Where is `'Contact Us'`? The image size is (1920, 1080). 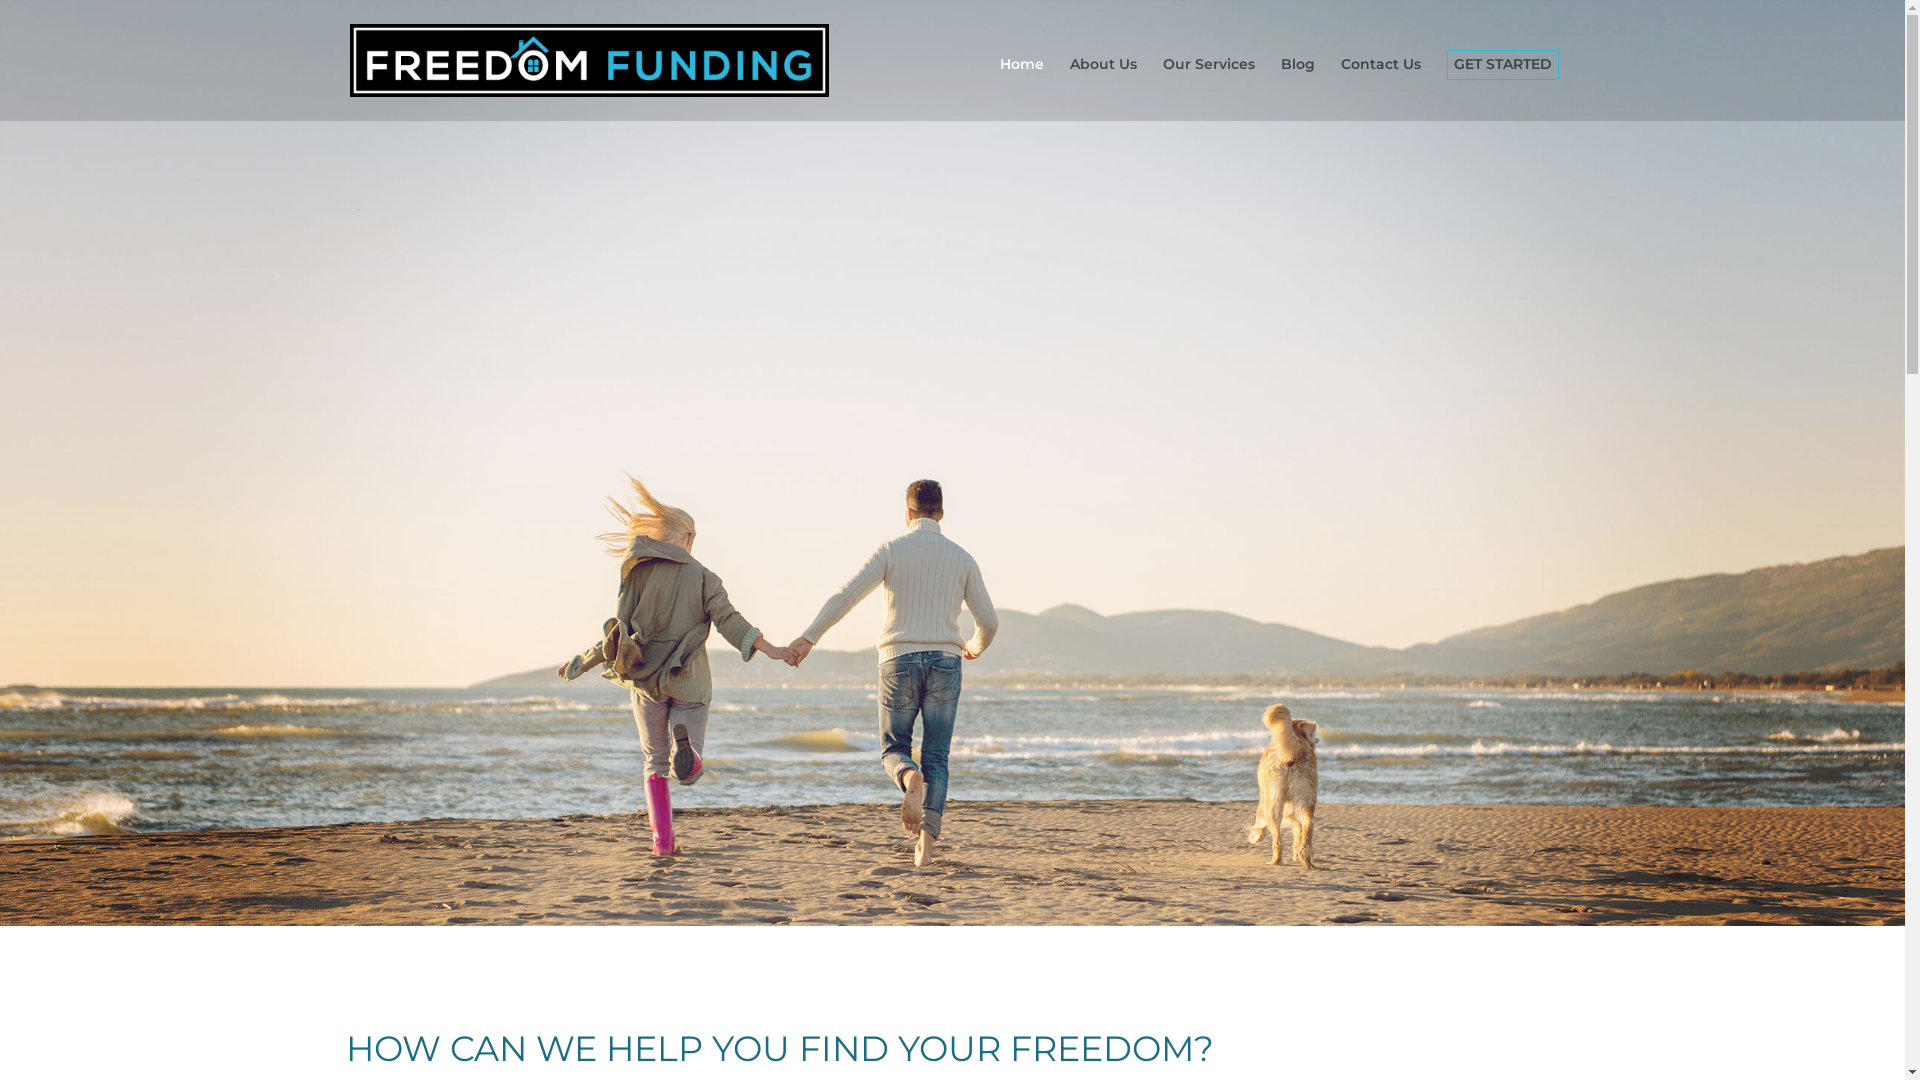
'Contact Us' is located at coordinates (1380, 87).